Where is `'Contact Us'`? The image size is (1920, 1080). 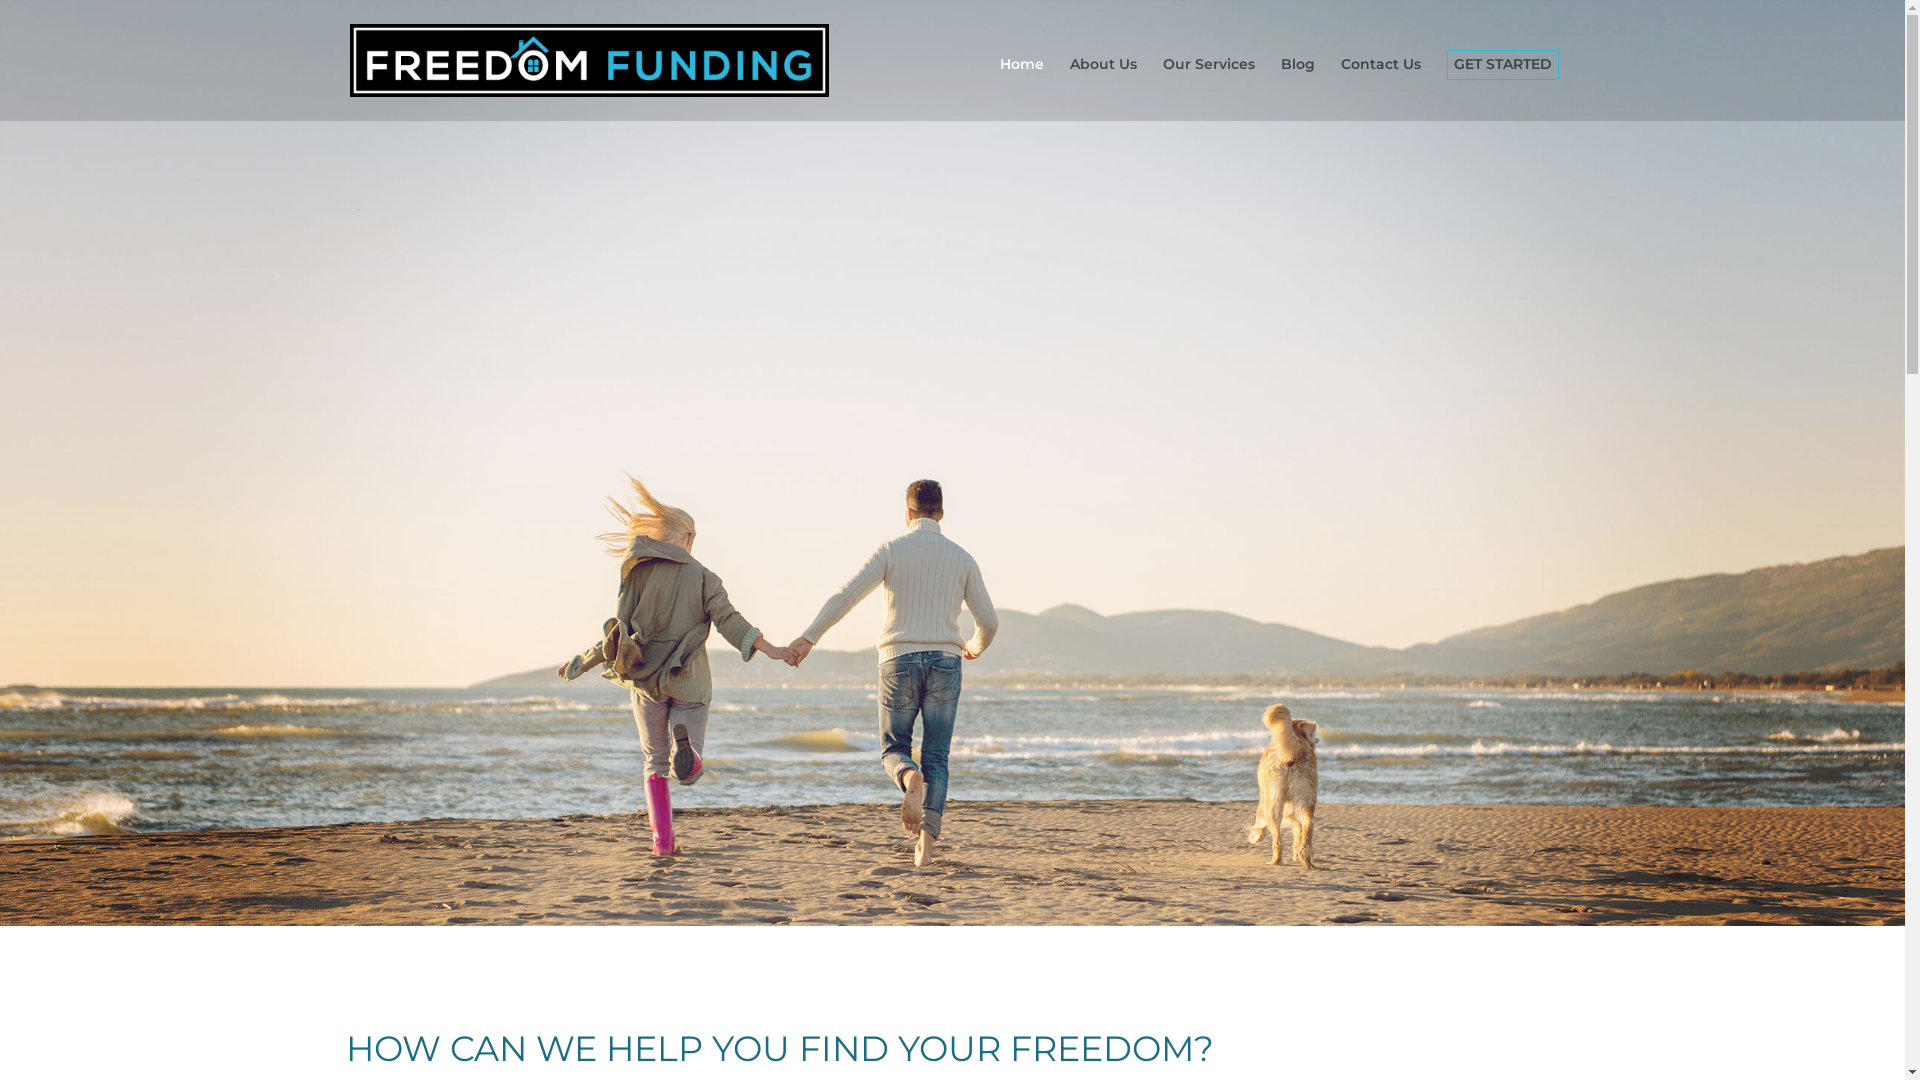
'Contact Us' is located at coordinates (1380, 87).